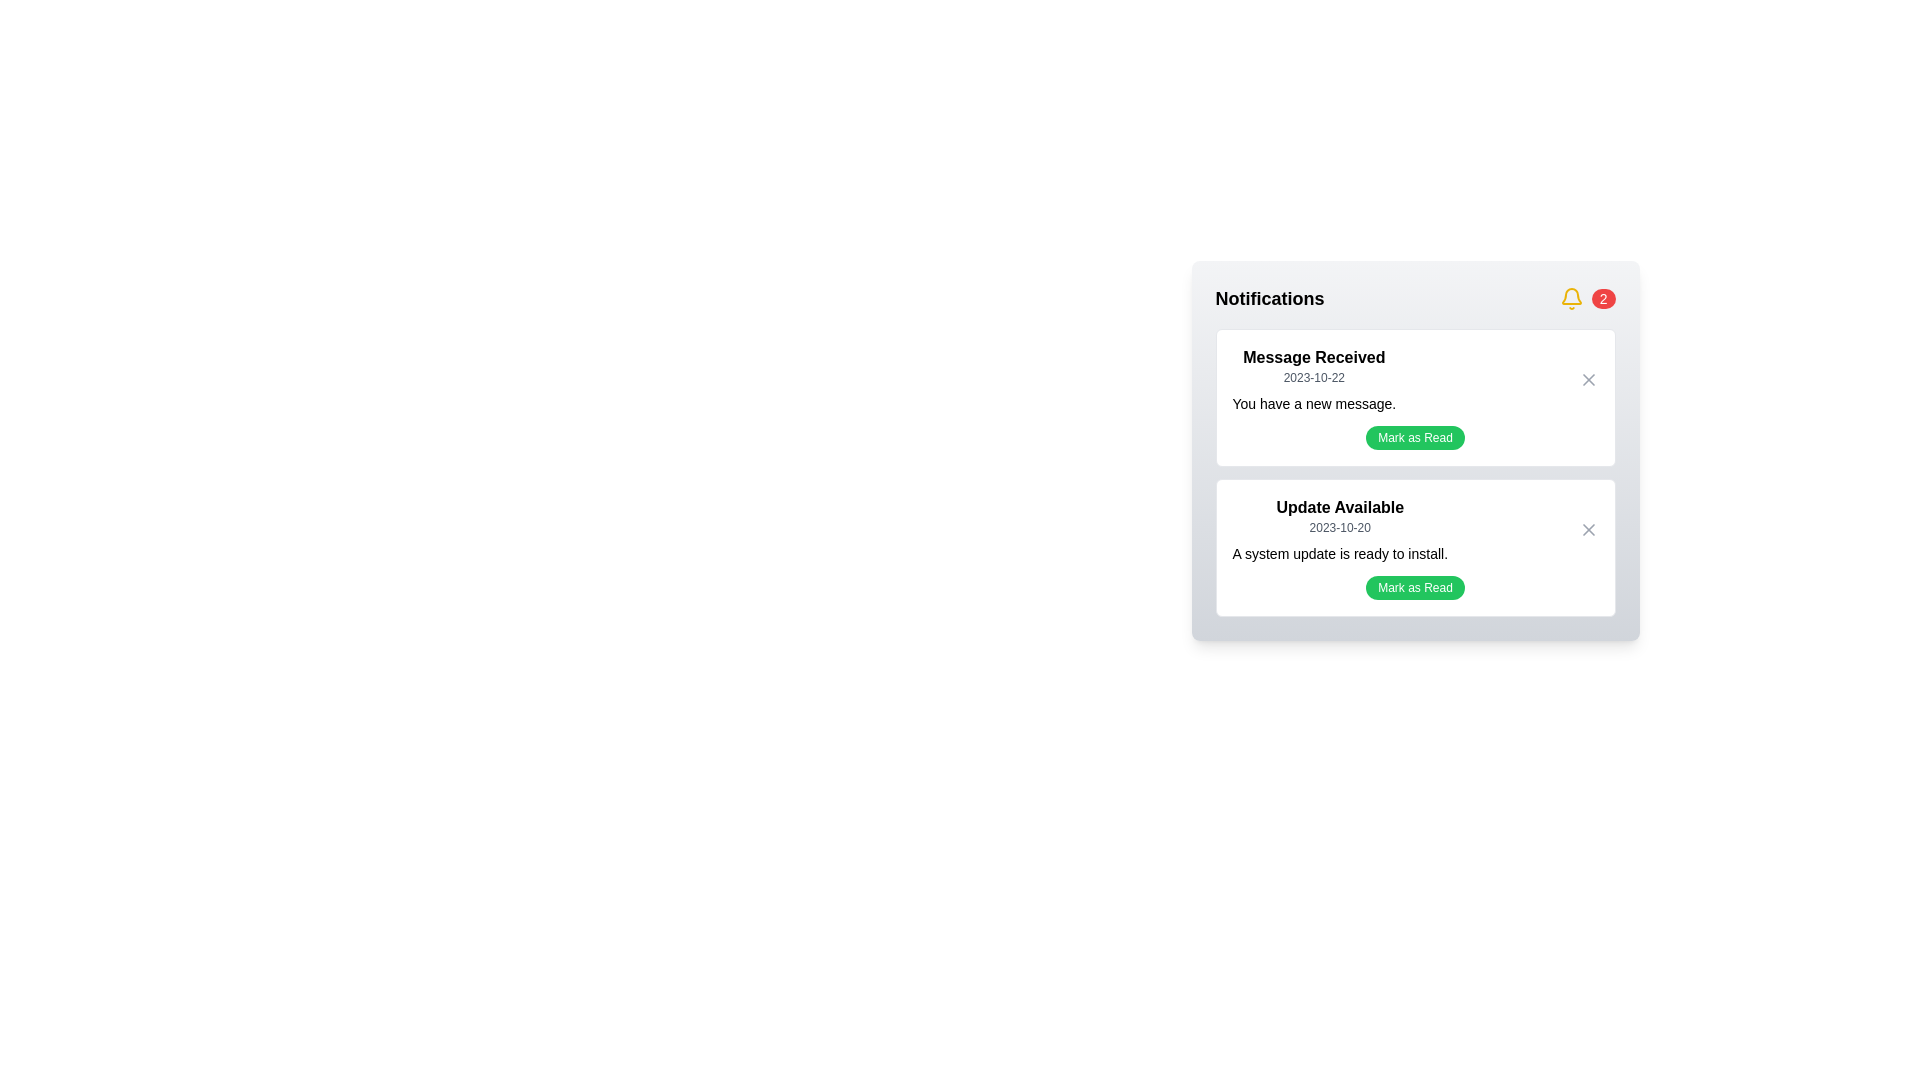 The width and height of the screenshot is (1920, 1080). Describe the element at coordinates (1414, 586) in the screenshot. I see `the button in the lower-right corner of the 'Update Available' notification card to mark the notification as read` at that location.